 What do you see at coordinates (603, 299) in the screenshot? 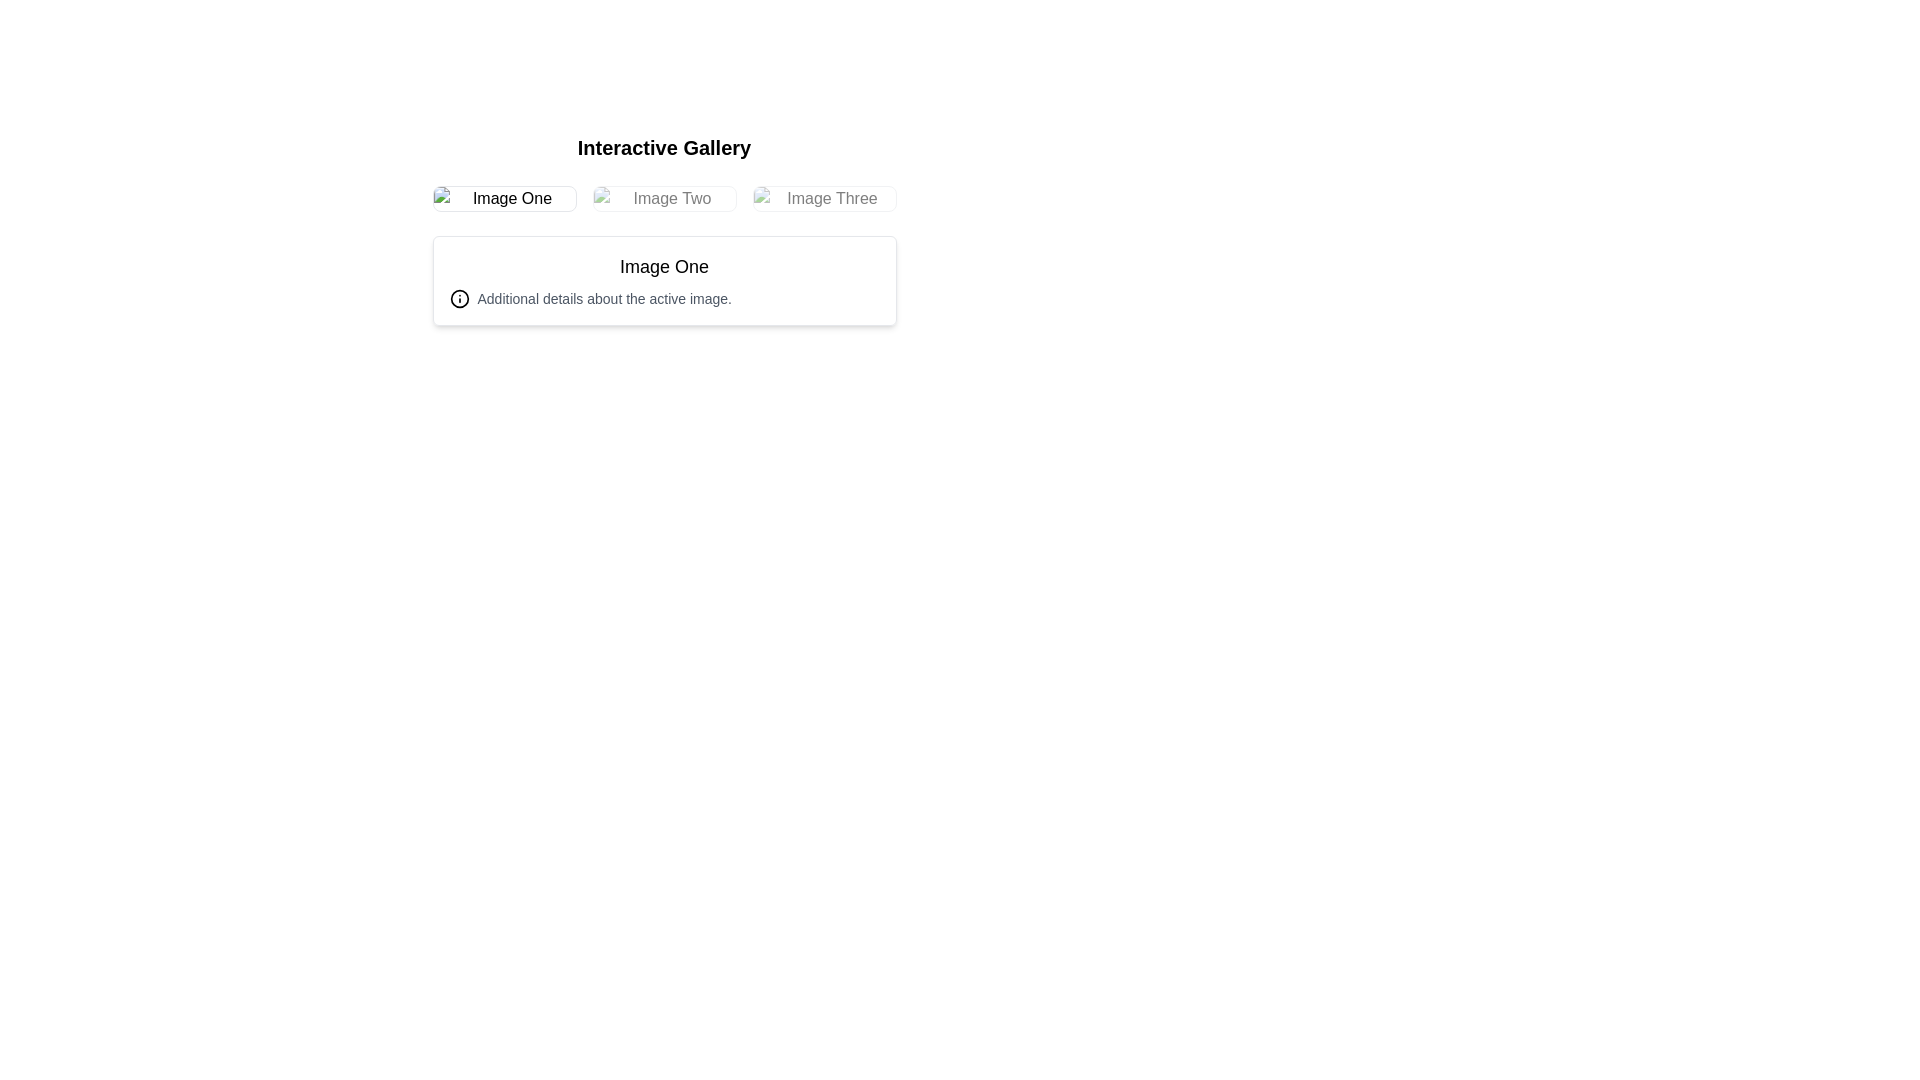
I see `the text label that says 'Additional details about the active image.', which is styled in a small gray font and positioned to the right of an informational icon` at bounding box center [603, 299].